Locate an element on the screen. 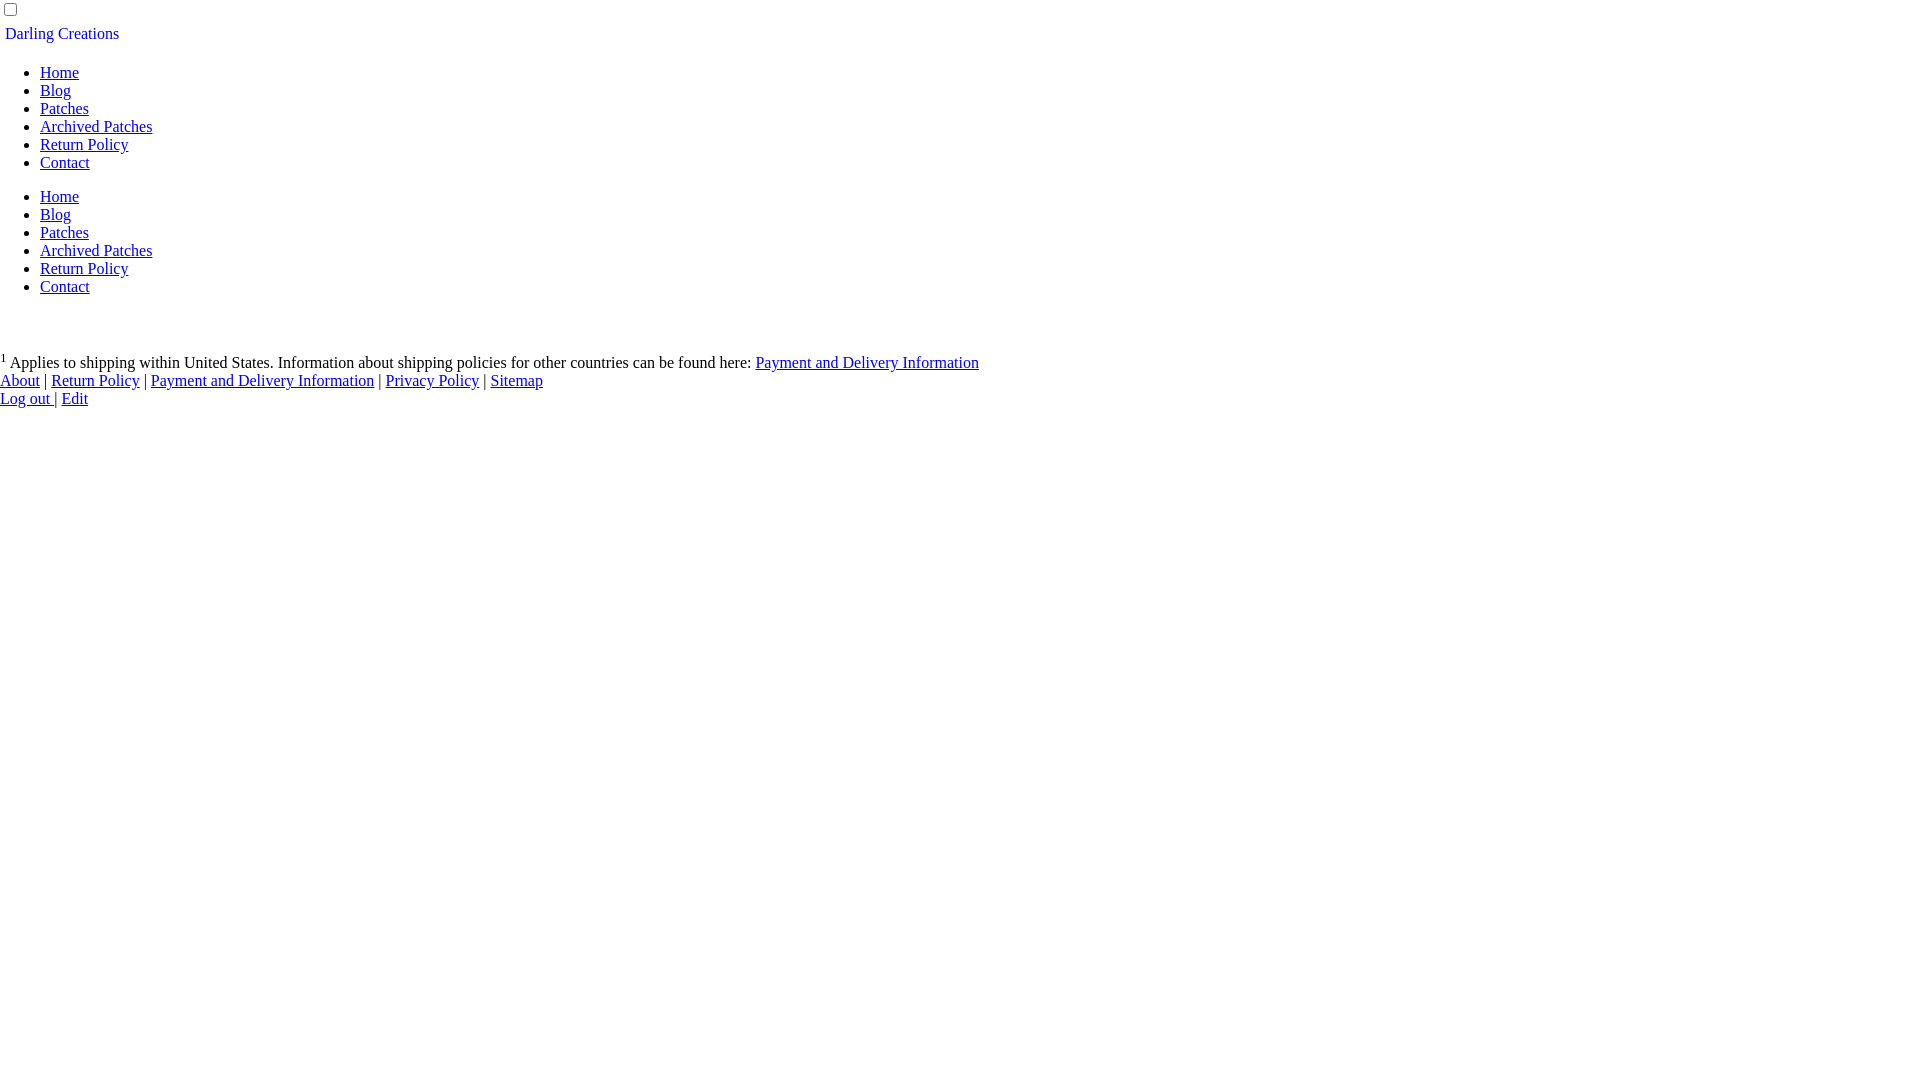 This screenshot has height=1080, width=1920. 'Payment and Delivery Information' is located at coordinates (867, 362).